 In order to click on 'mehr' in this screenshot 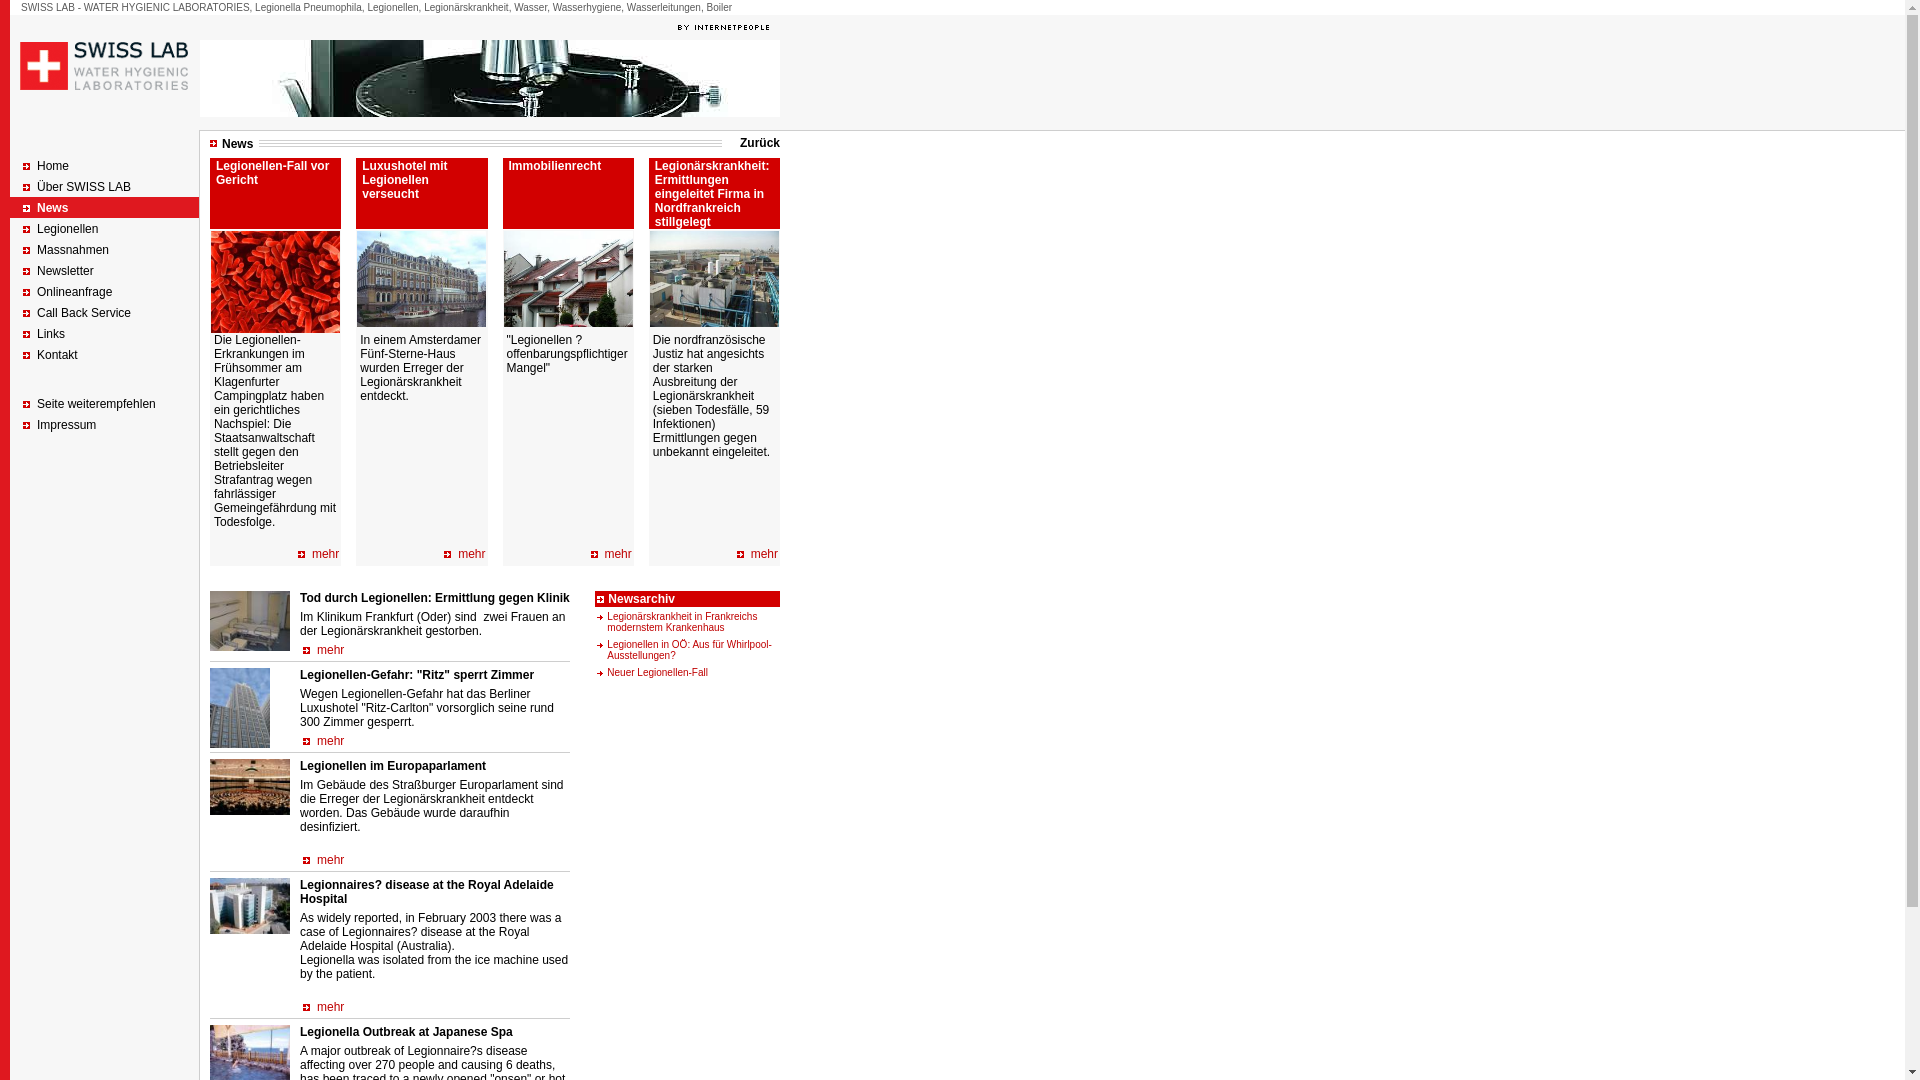, I will do `click(330, 650)`.